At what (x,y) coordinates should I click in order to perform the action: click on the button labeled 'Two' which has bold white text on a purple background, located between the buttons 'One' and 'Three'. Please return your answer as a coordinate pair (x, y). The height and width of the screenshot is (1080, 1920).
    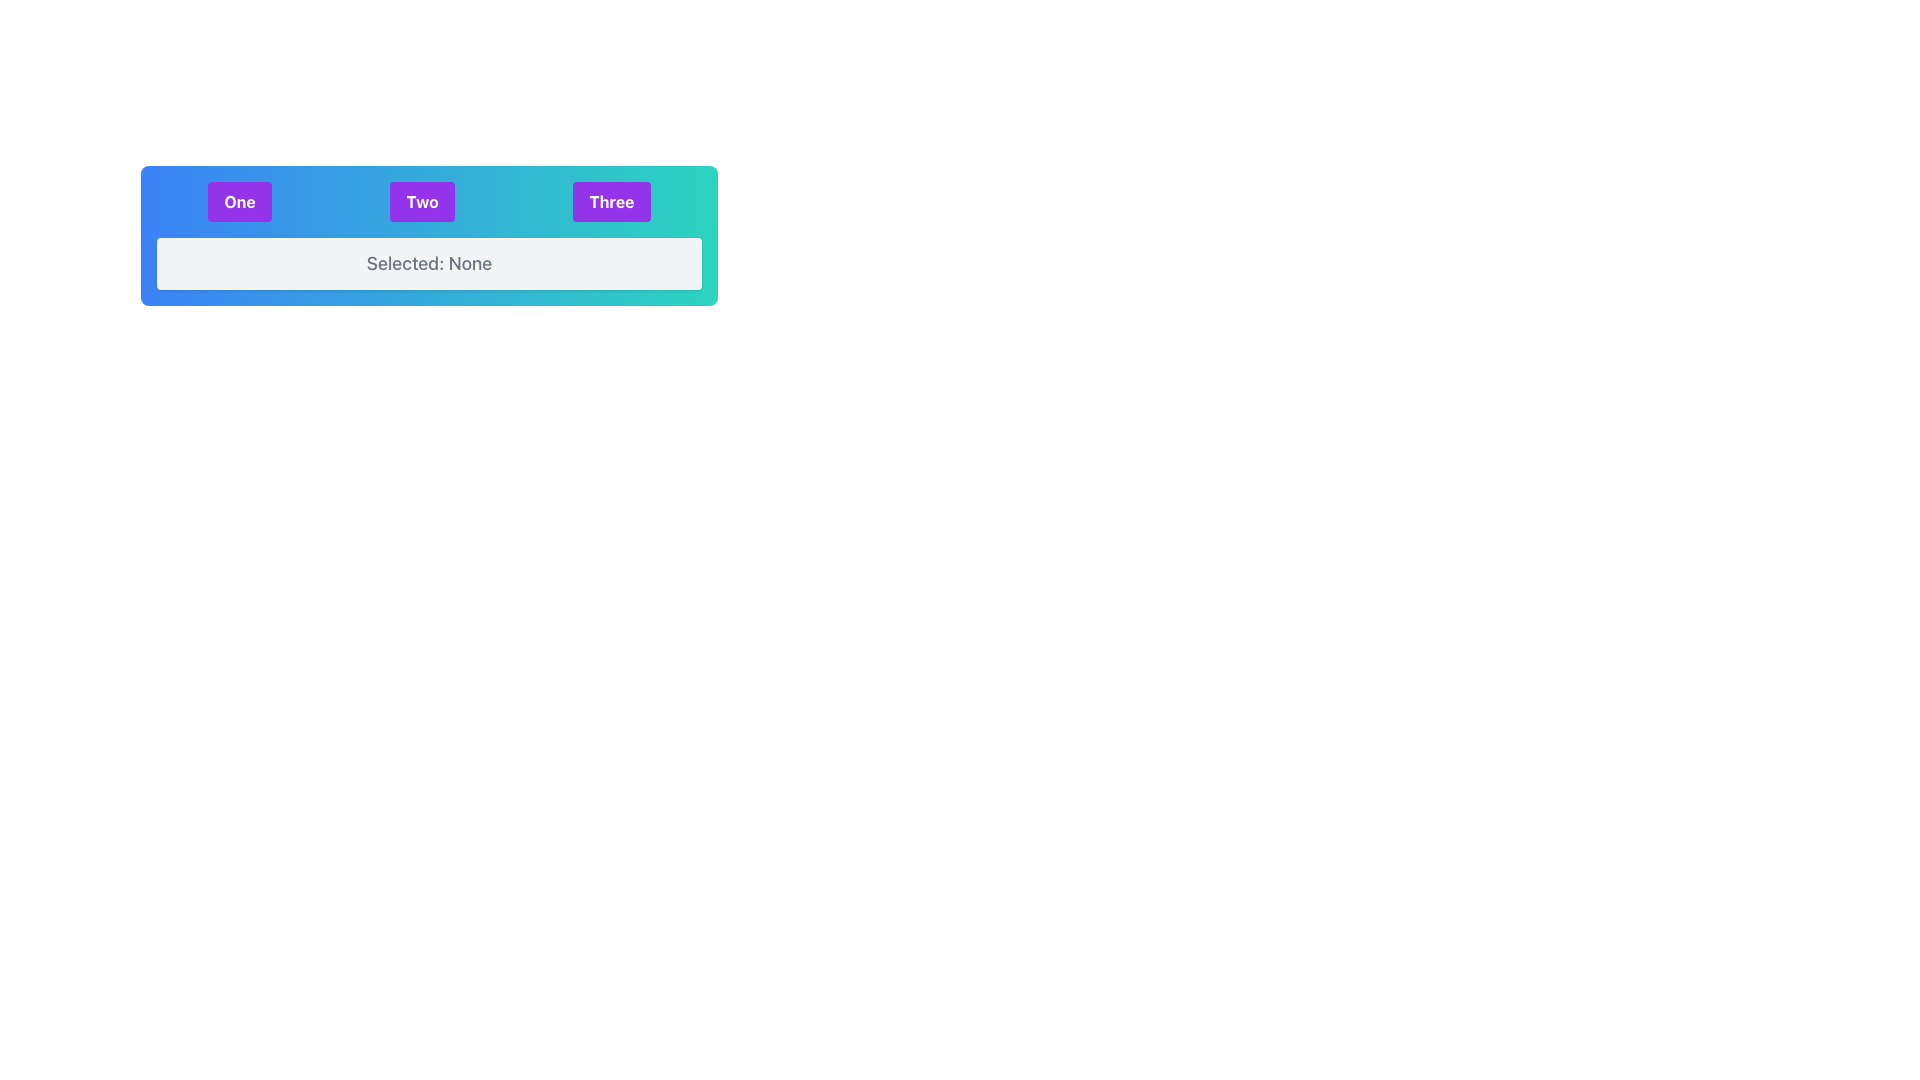
    Looking at the image, I should click on (421, 201).